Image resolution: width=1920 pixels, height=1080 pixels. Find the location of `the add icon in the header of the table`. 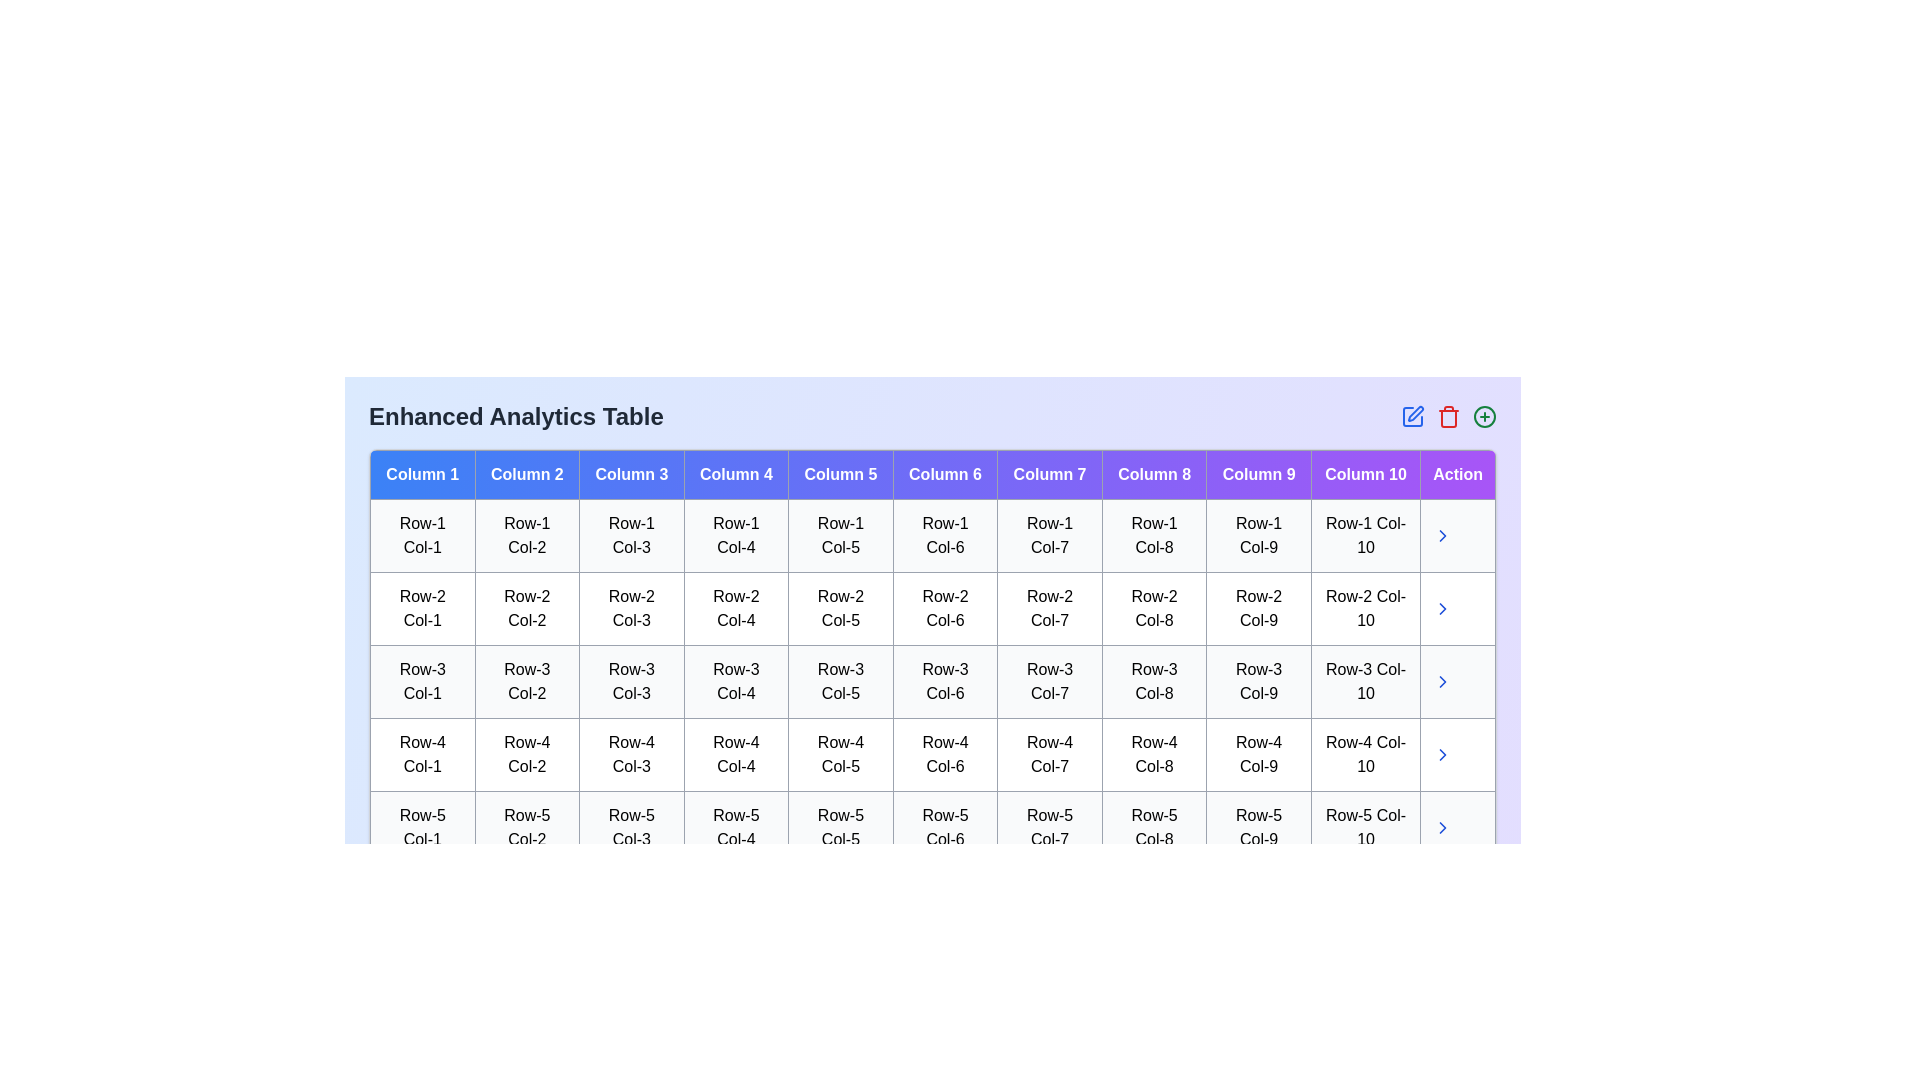

the add icon in the header of the table is located at coordinates (1484, 415).